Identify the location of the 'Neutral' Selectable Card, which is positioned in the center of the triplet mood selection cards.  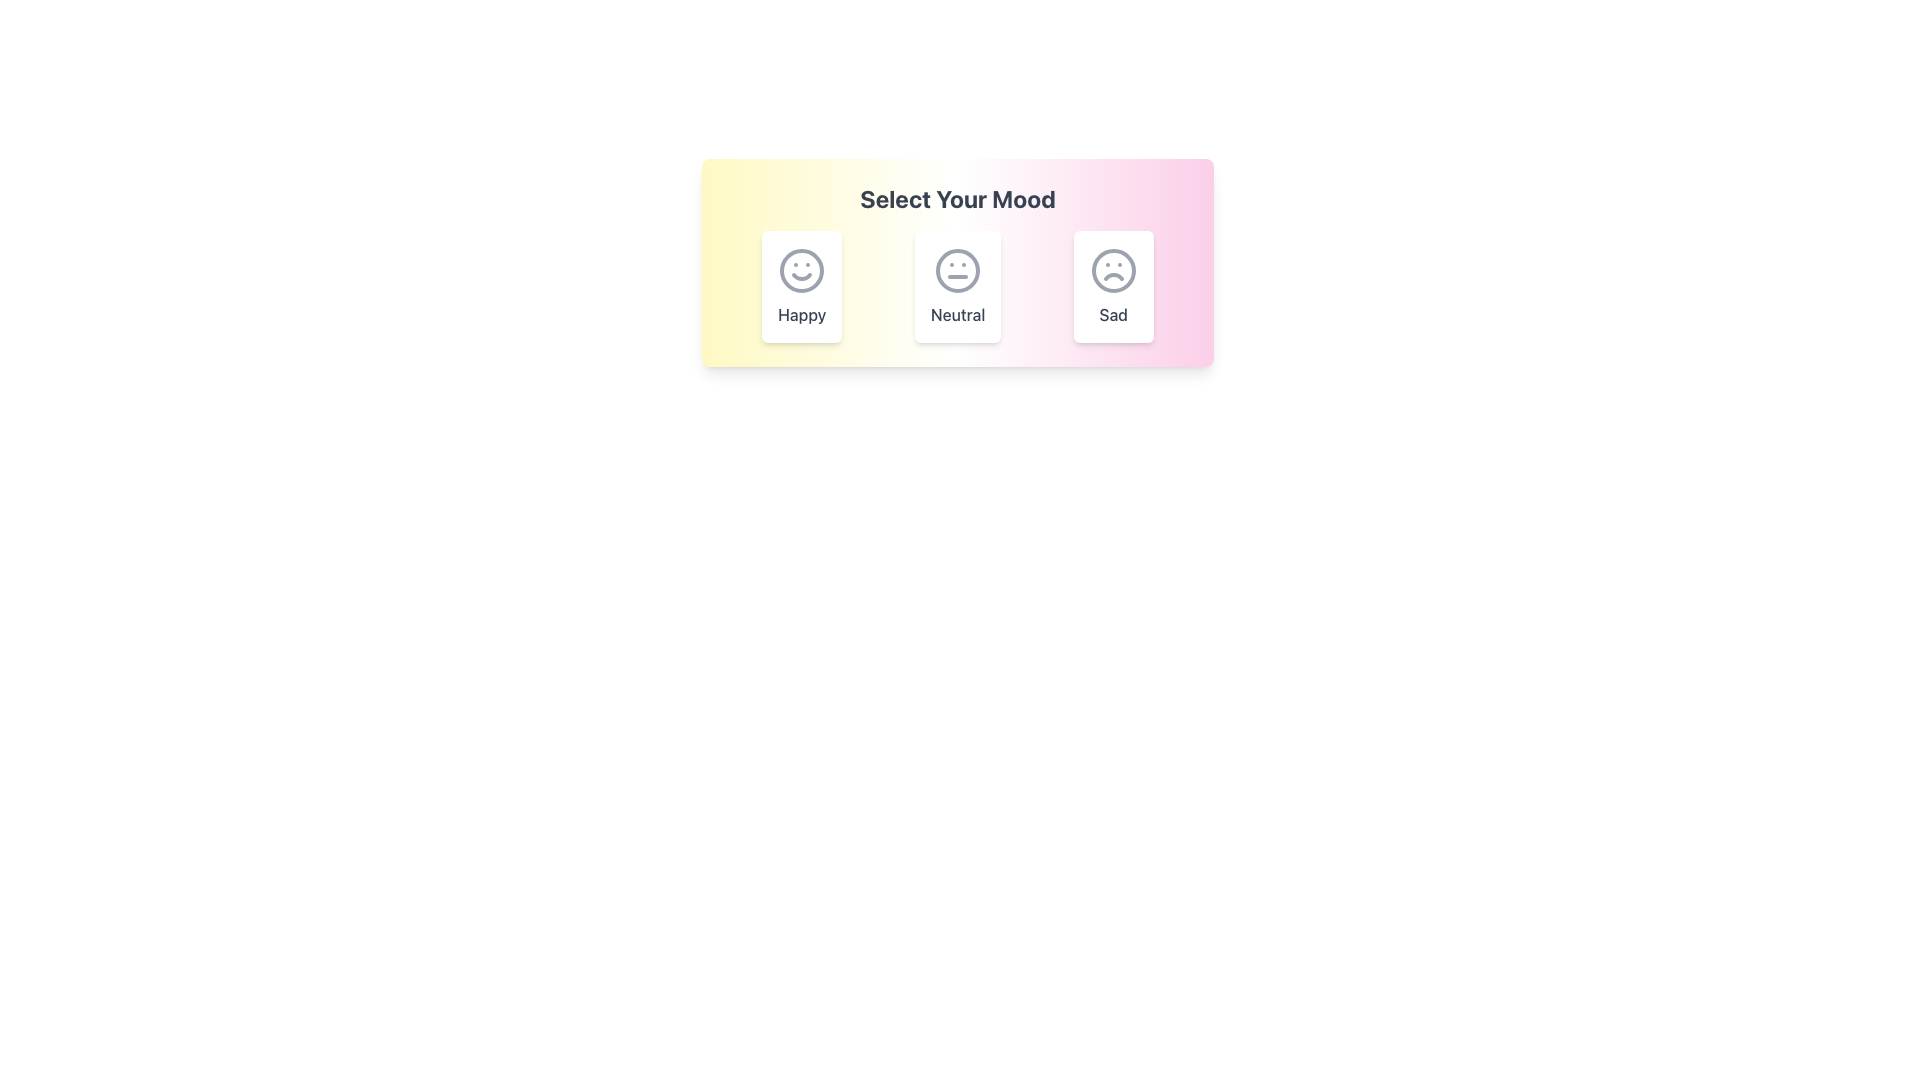
(957, 286).